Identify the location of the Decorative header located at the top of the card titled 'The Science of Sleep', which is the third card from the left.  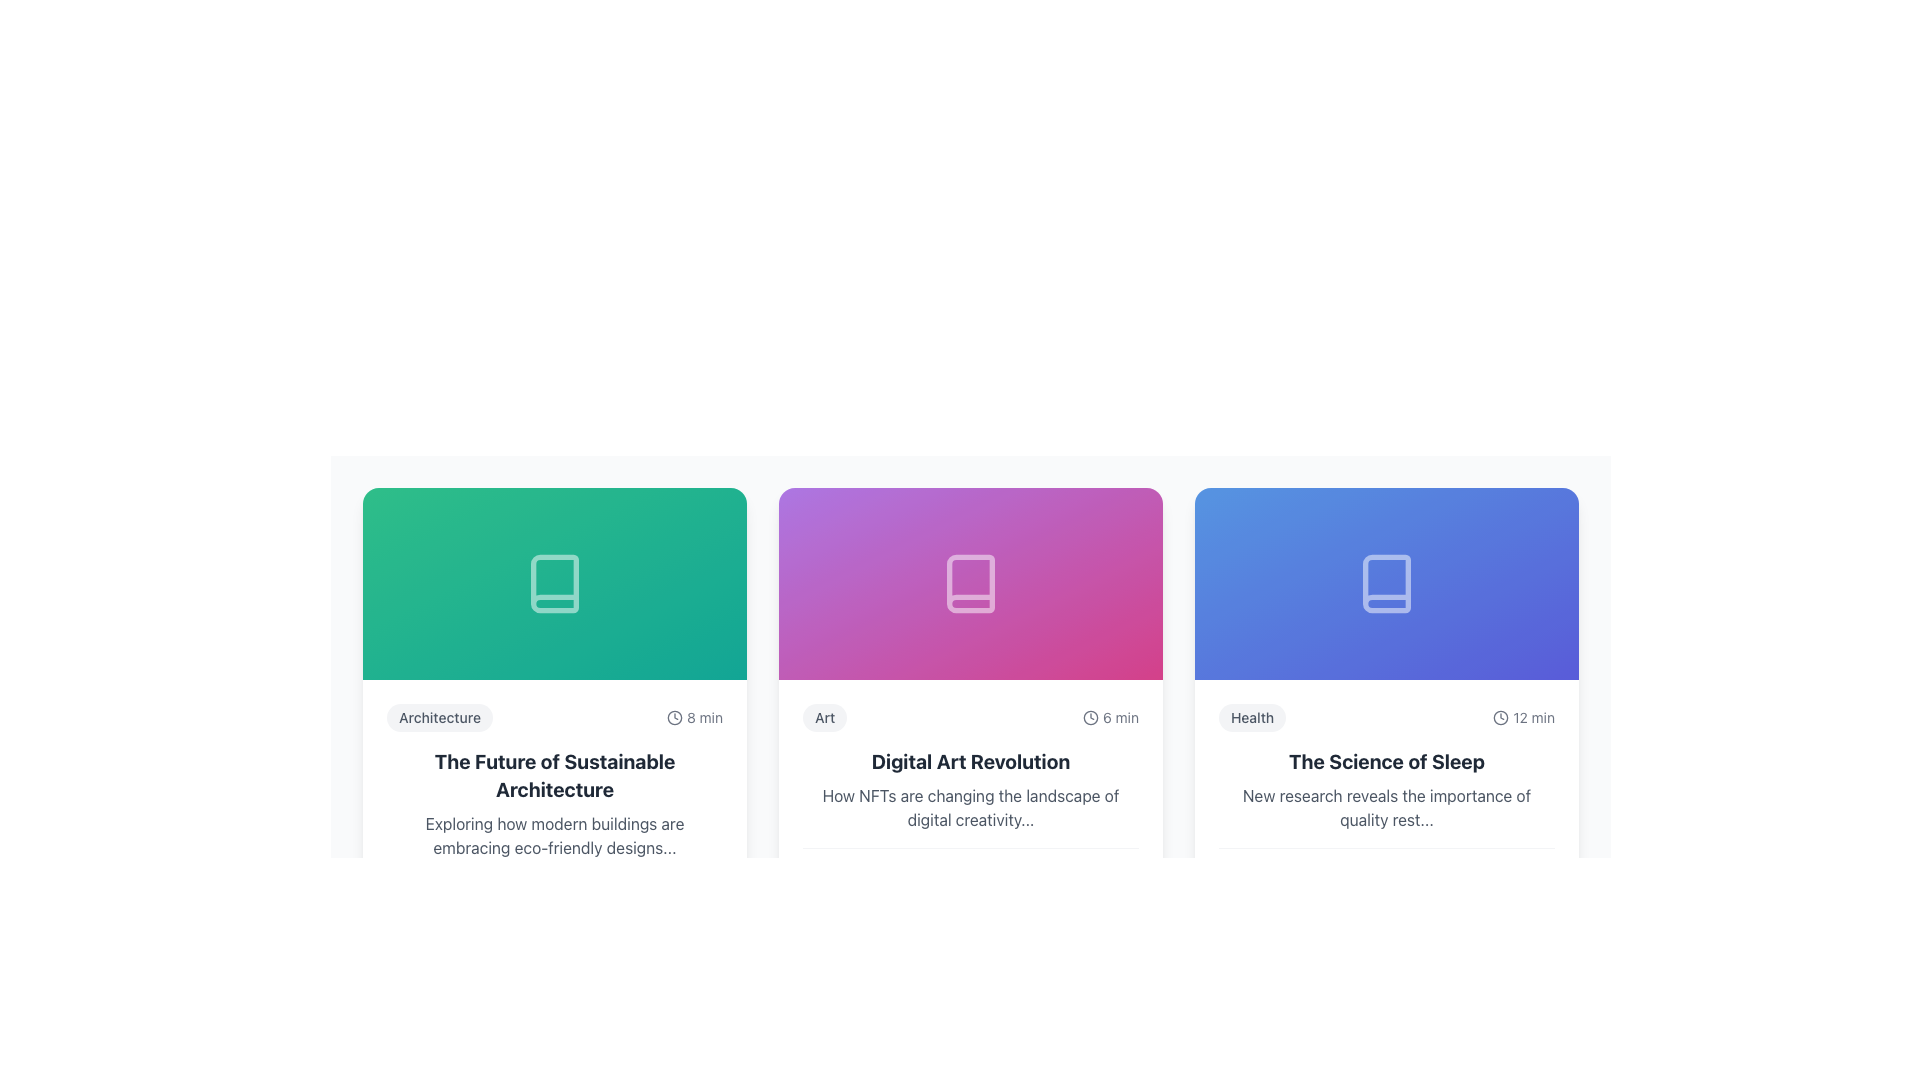
(1386, 583).